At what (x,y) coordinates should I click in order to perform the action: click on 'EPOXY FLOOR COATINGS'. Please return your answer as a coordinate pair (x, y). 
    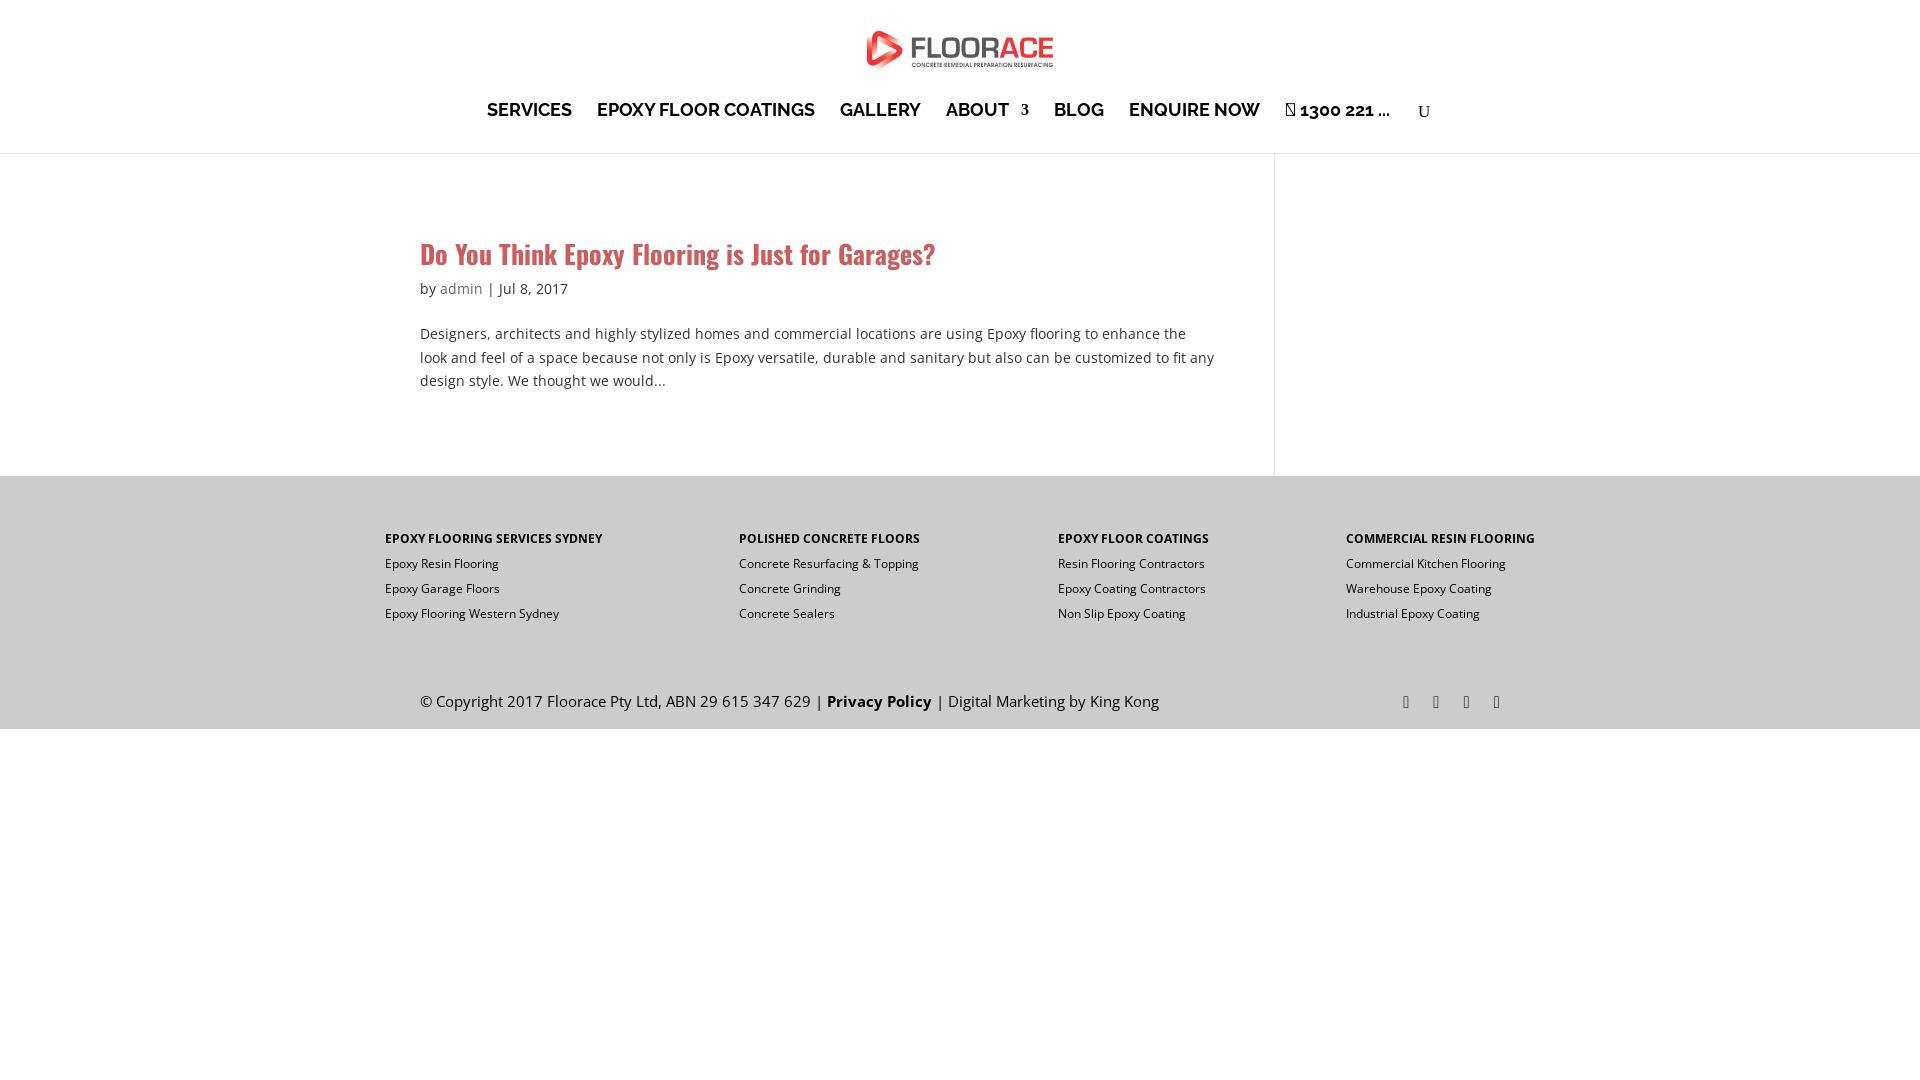
    Looking at the image, I should click on (1056, 537).